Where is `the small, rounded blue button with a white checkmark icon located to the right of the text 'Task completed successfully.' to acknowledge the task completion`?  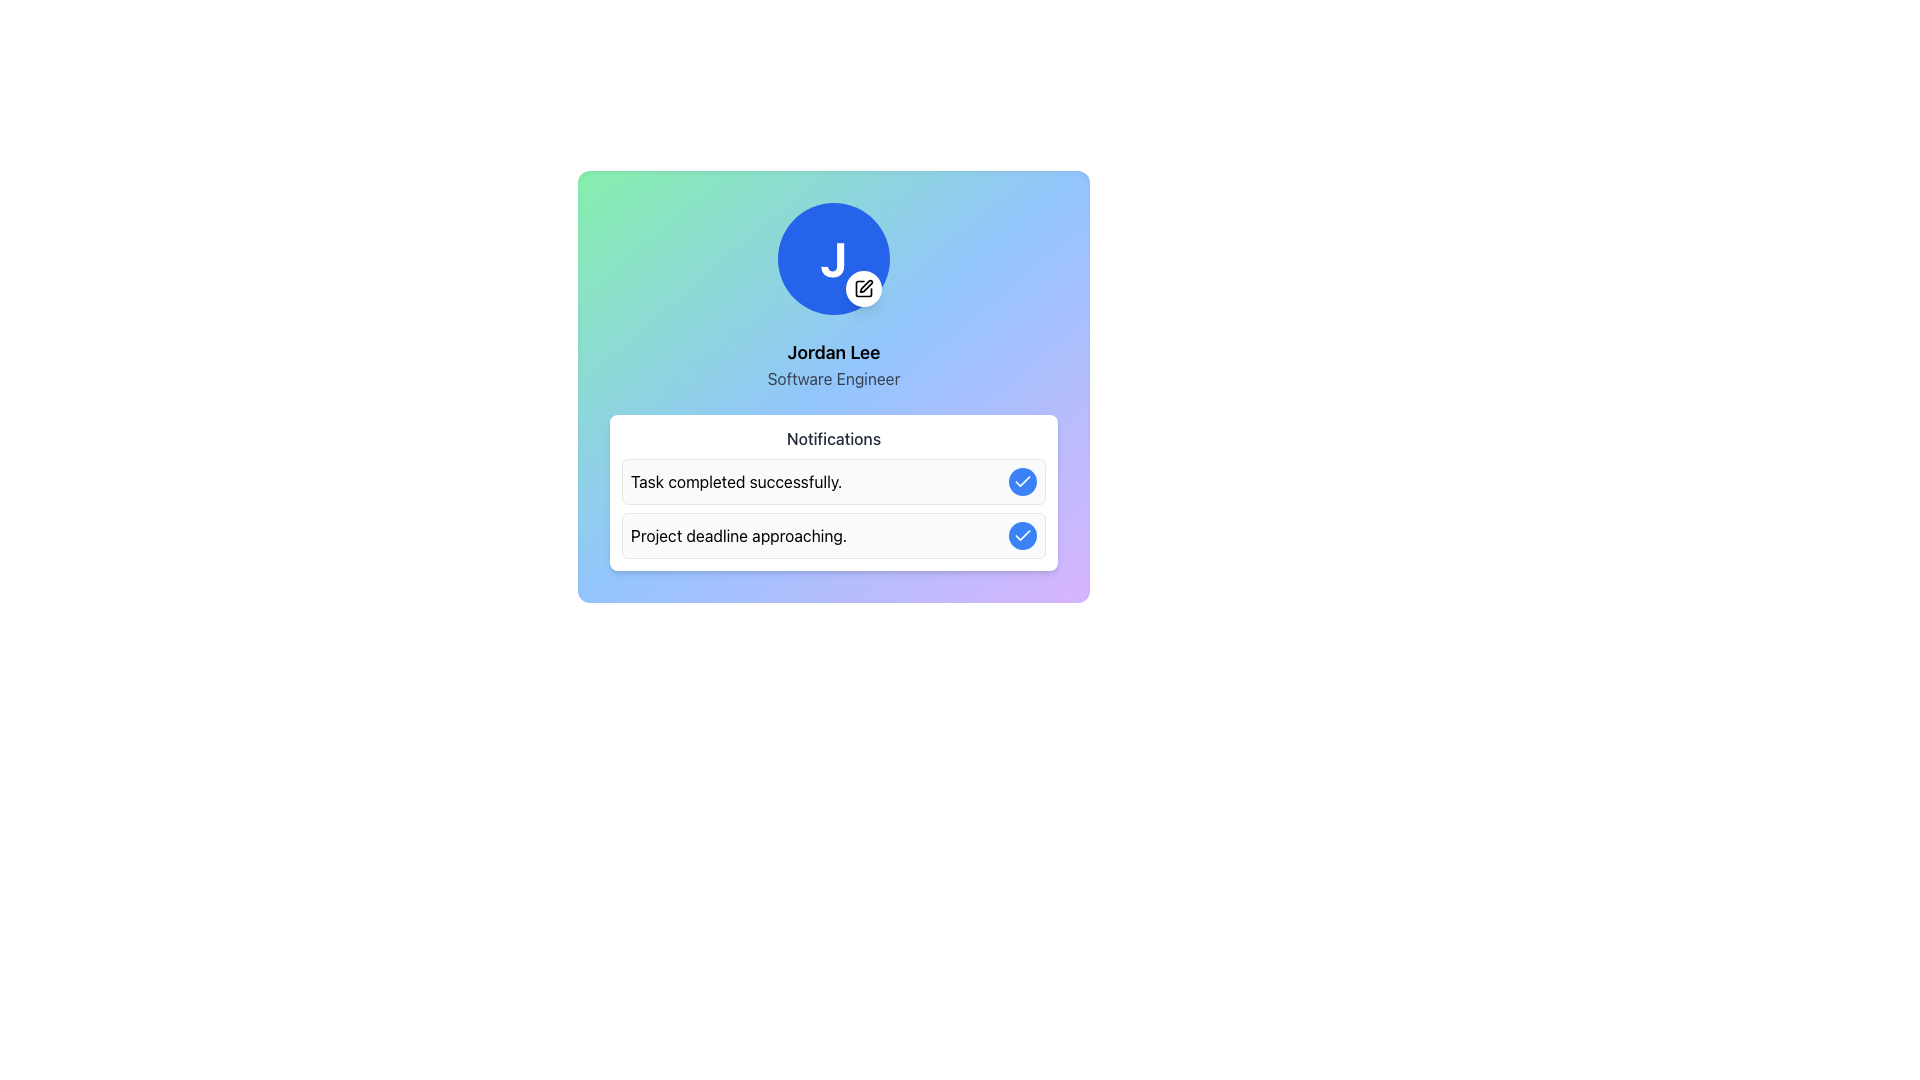
the small, rounded blue button with a white checkmark icon located to the right of the text 'Task completed successfully.' to acknowledge the task completion is located at coordinates (1022, 482).